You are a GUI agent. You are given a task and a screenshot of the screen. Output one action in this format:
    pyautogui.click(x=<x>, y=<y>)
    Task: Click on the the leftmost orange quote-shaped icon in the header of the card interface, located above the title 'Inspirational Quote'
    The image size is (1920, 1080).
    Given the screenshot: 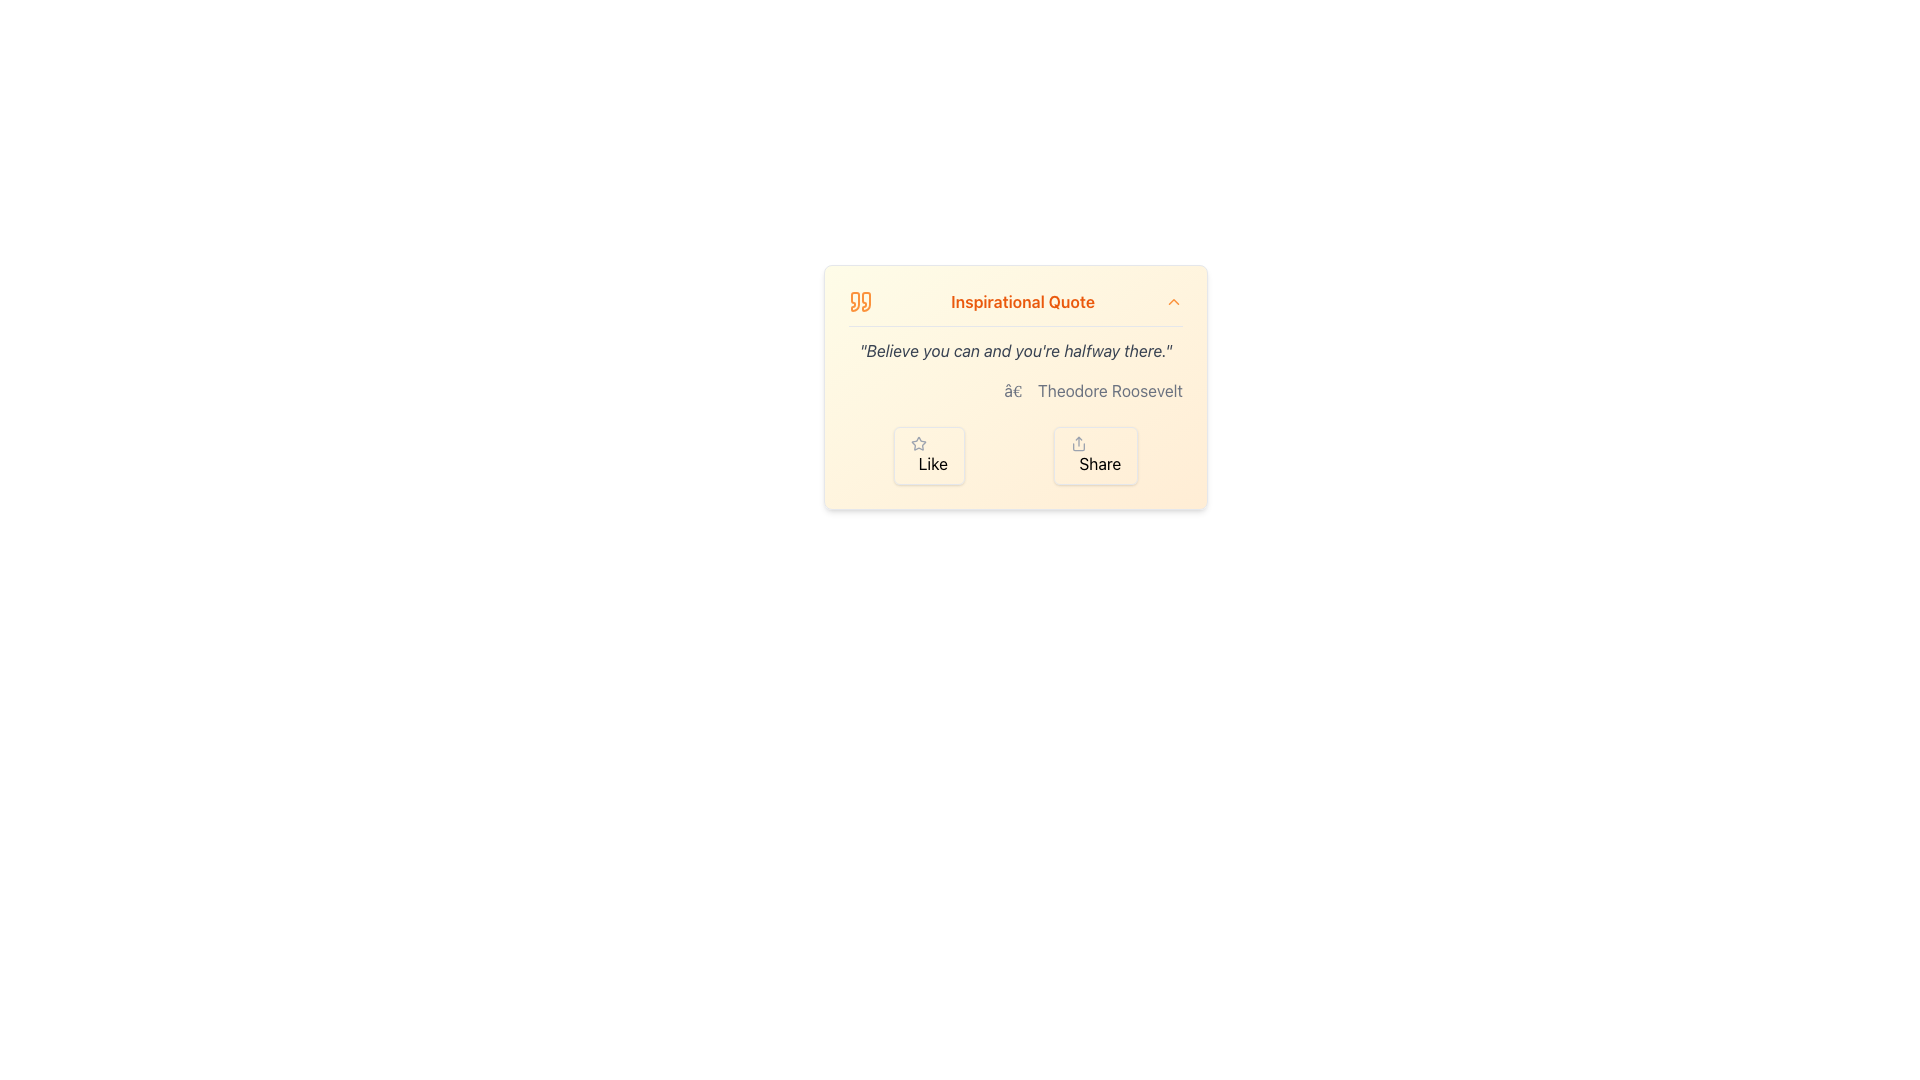 What is the action you would take?
    pyautogui.click(x=855, y=301)
    